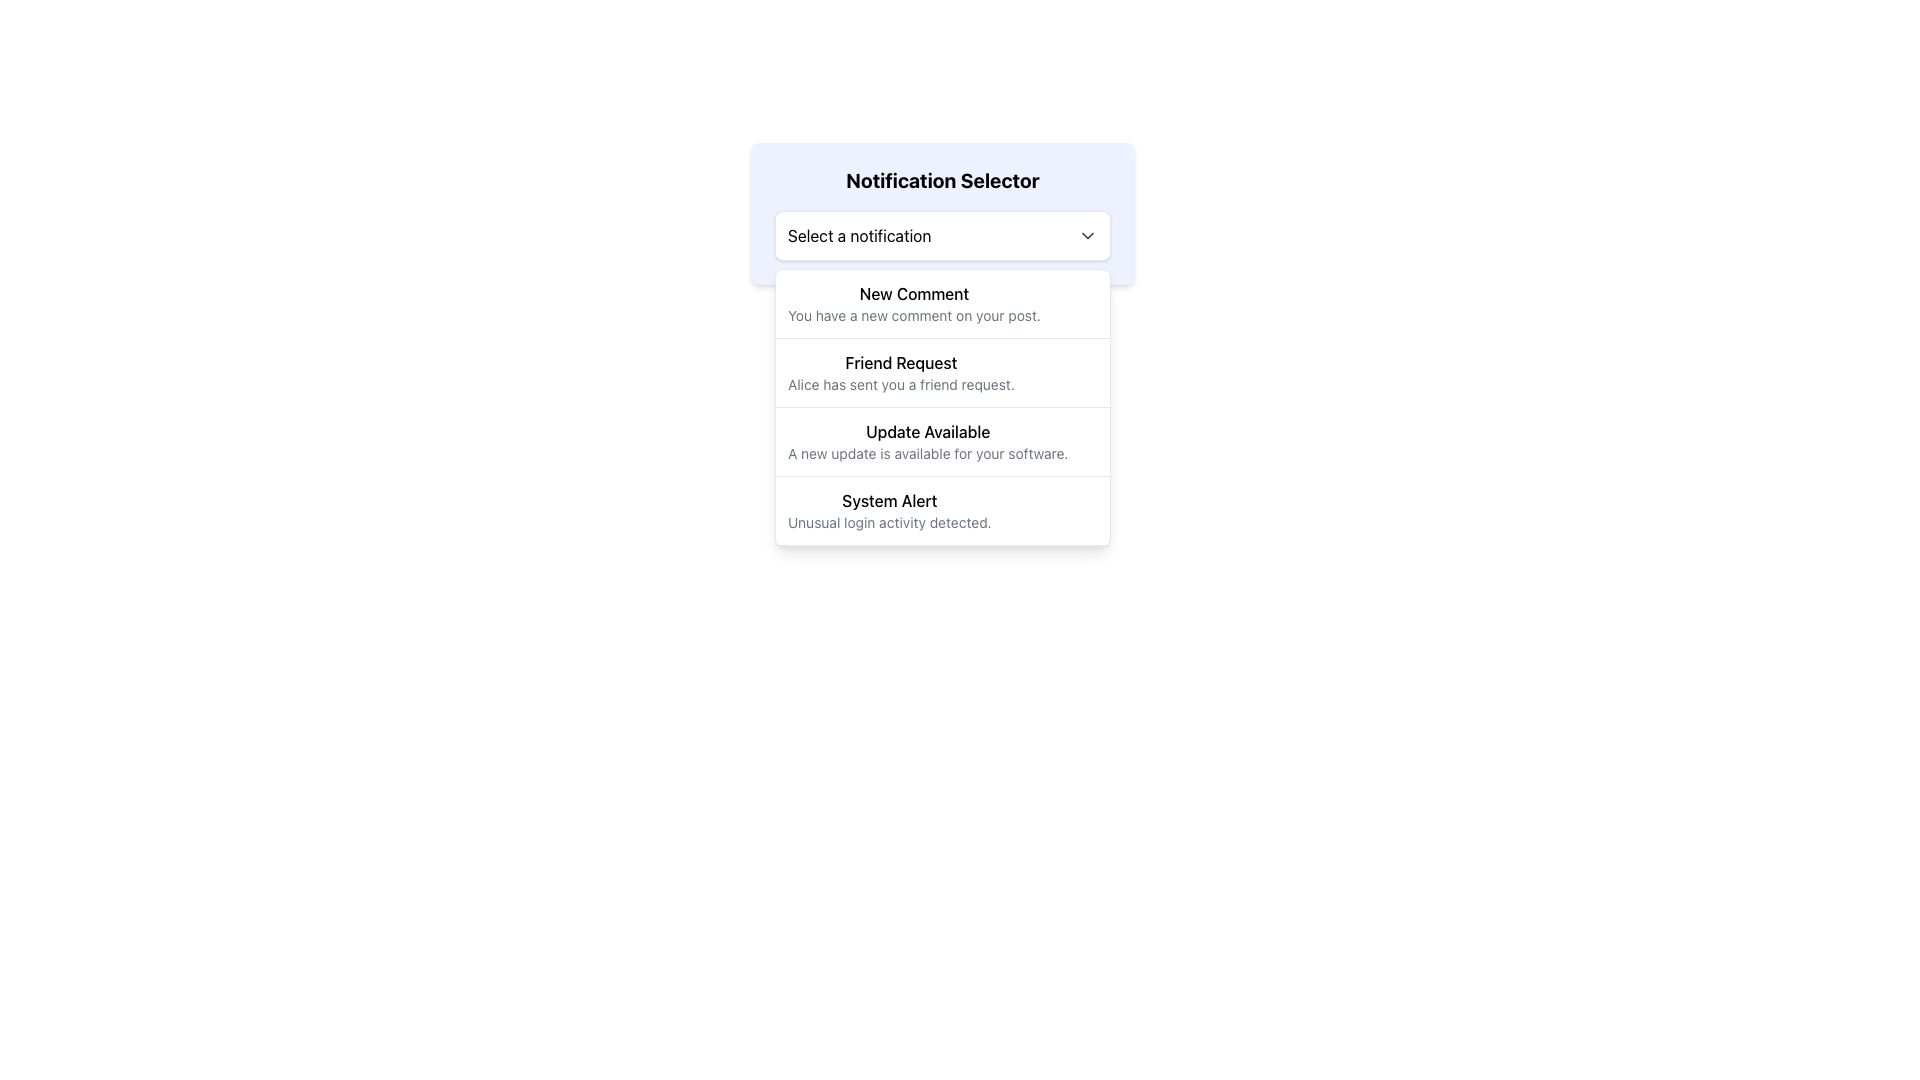 This screenshot has width=1920, height=1080. What do you see at coordinates (888, 509) in the screenshot?
I see `the notification item titled 'System Alert' with the description 'Unusual login activity detected' located in the dropdown panel under 'Notification Selector'` at bounding box center [888, 509].